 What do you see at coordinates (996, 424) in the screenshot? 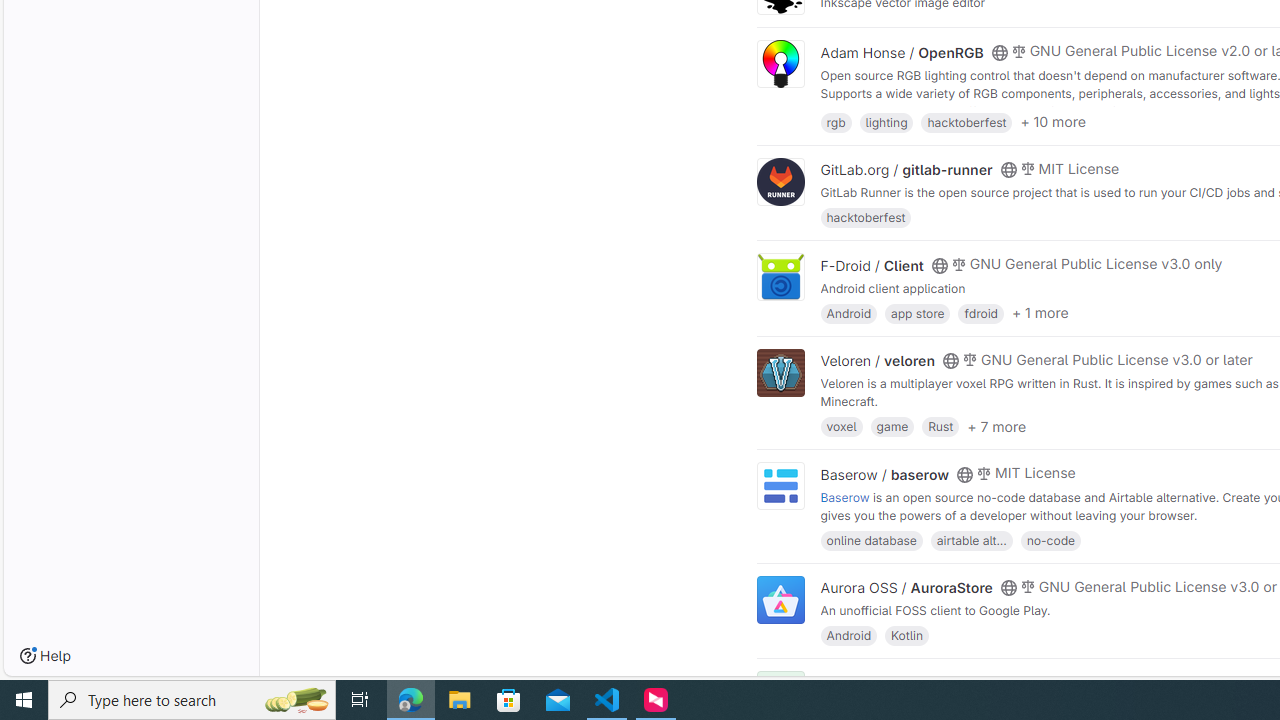
I see `'+ 7 more'` at bounding box center [996, 424].